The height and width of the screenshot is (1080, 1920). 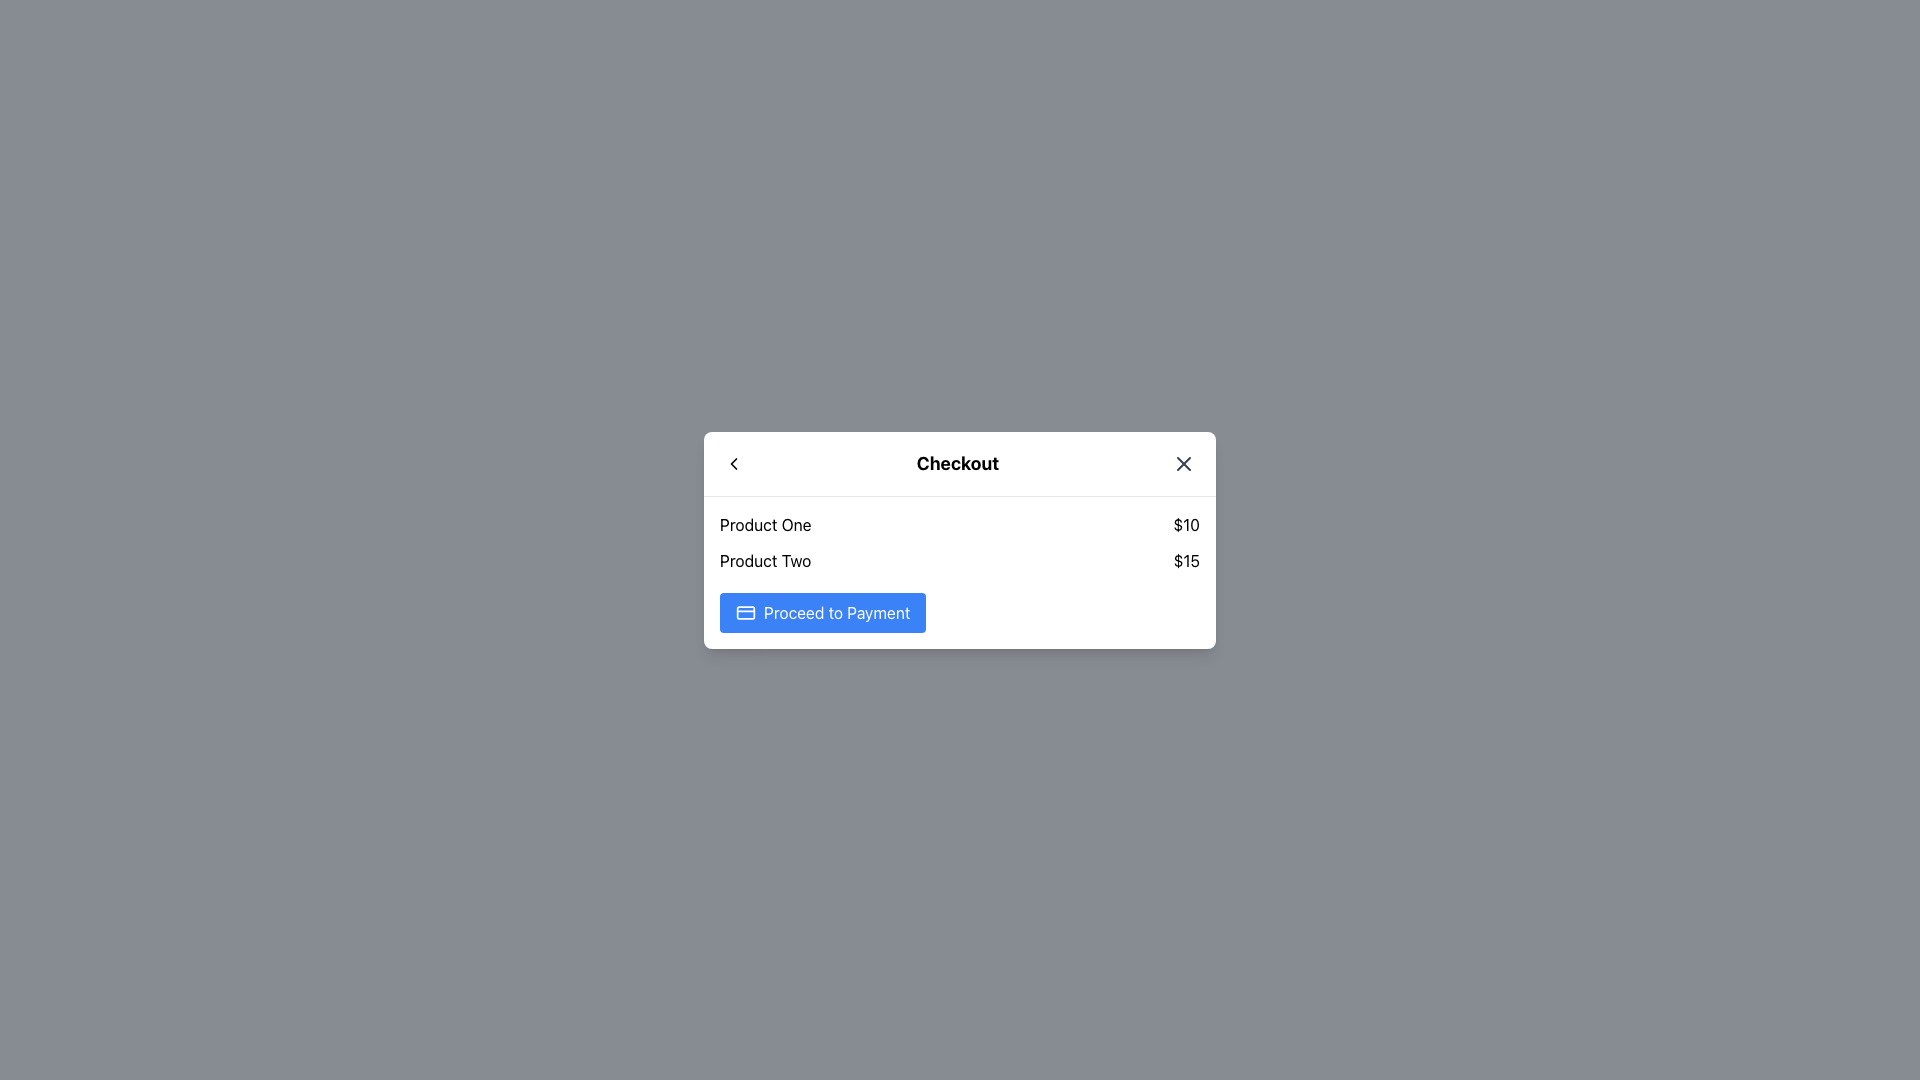 What do you see at coordinates (1184, 463) in the screenshot?
I see `the close button represented by an 'X' symbol in medium gray color located in the top right corner of the dialog box` at bounding box center [1184, 463].